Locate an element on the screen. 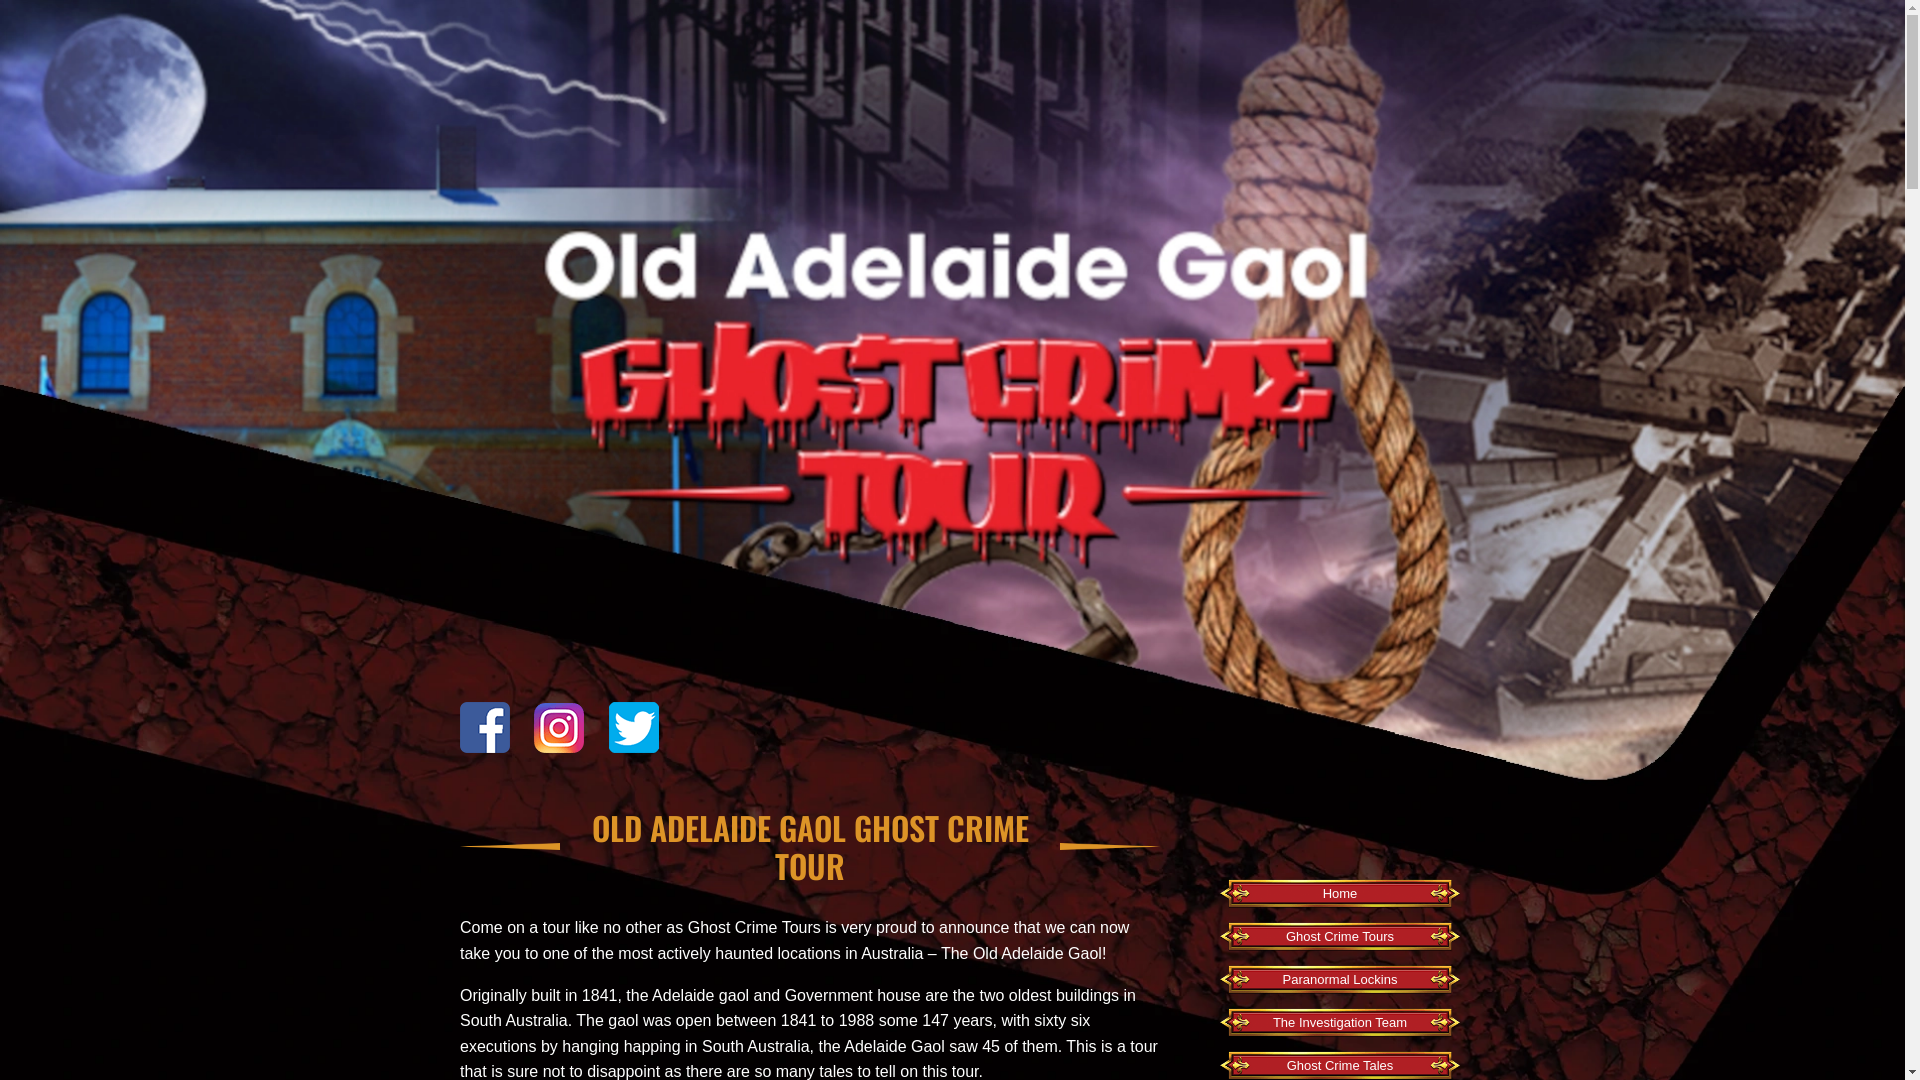  'Ghost Crime Tours' is located at coordinates (1339, 937).